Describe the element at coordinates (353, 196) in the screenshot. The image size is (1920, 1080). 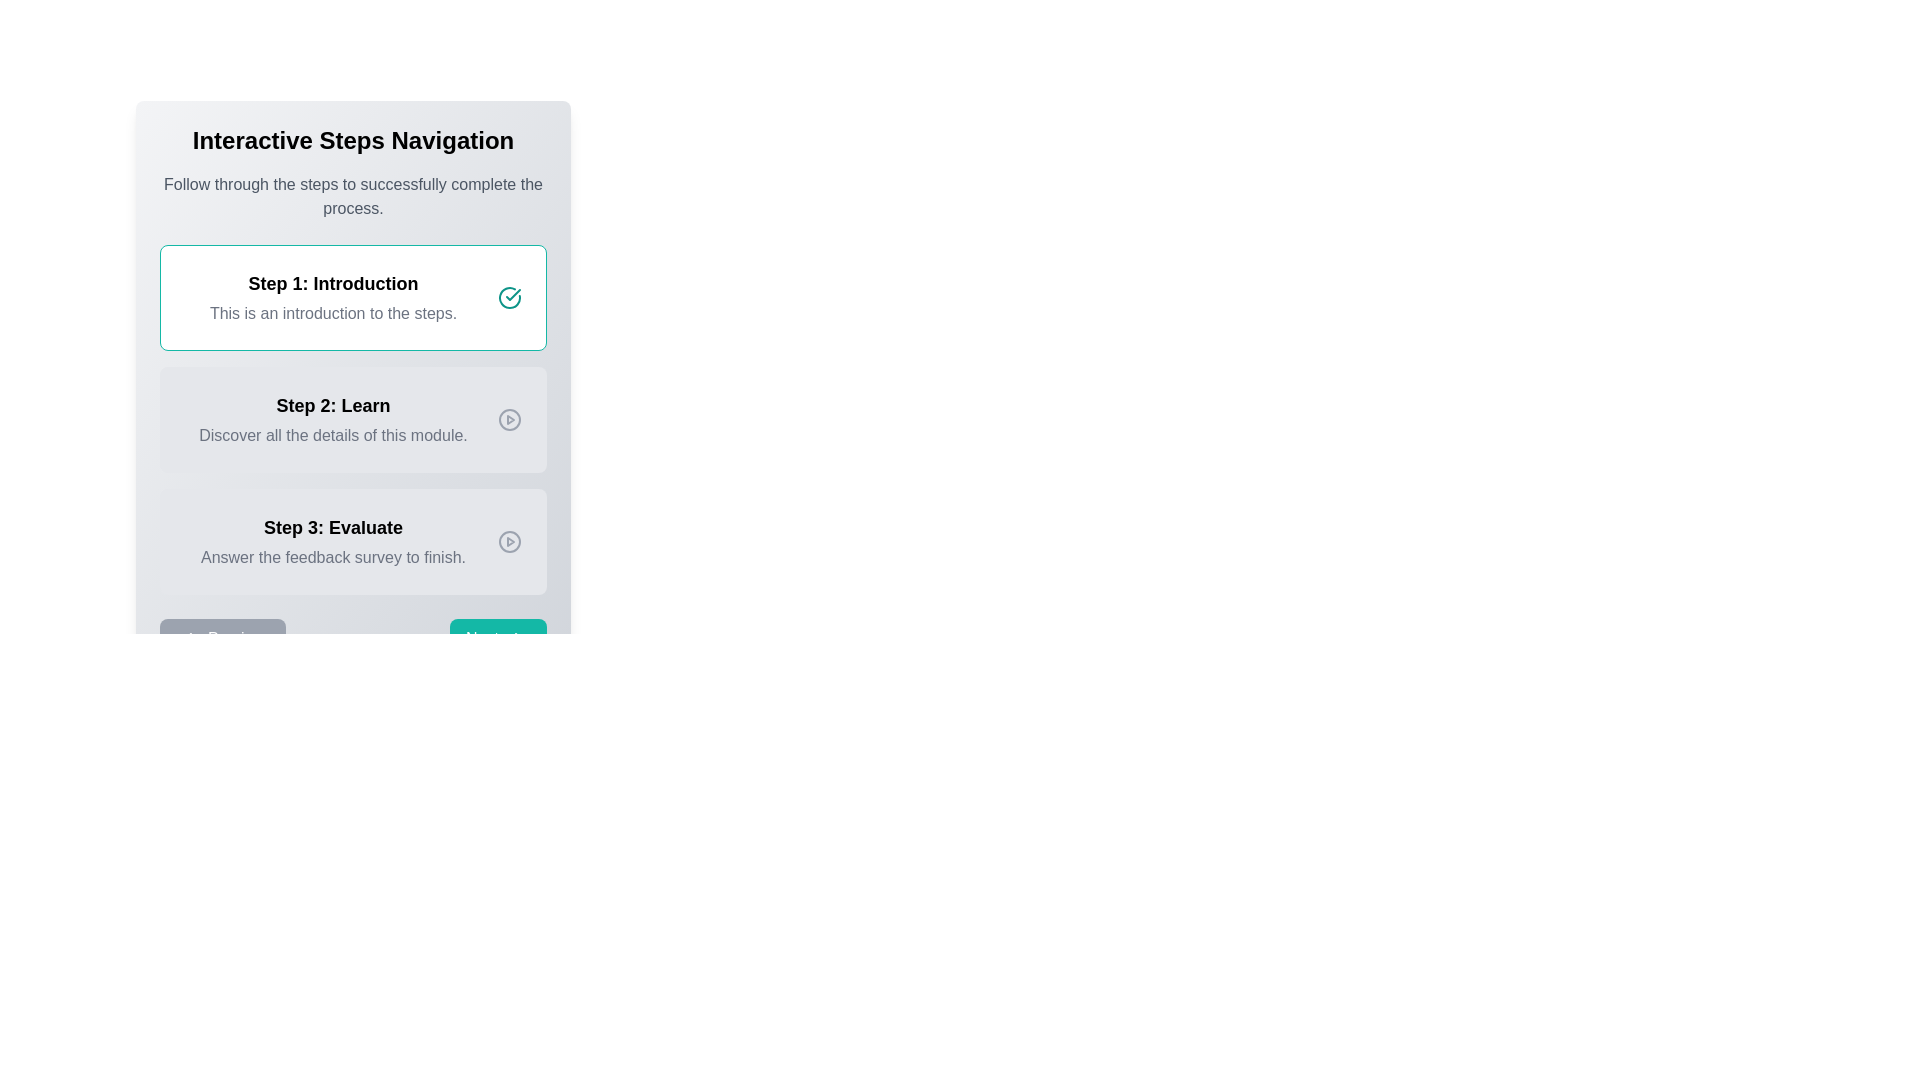
I see `informational text label located centrally beneath the title 'Interactive Steps Navigation', which guides users through the outlined steps for the interactive process` at that location.